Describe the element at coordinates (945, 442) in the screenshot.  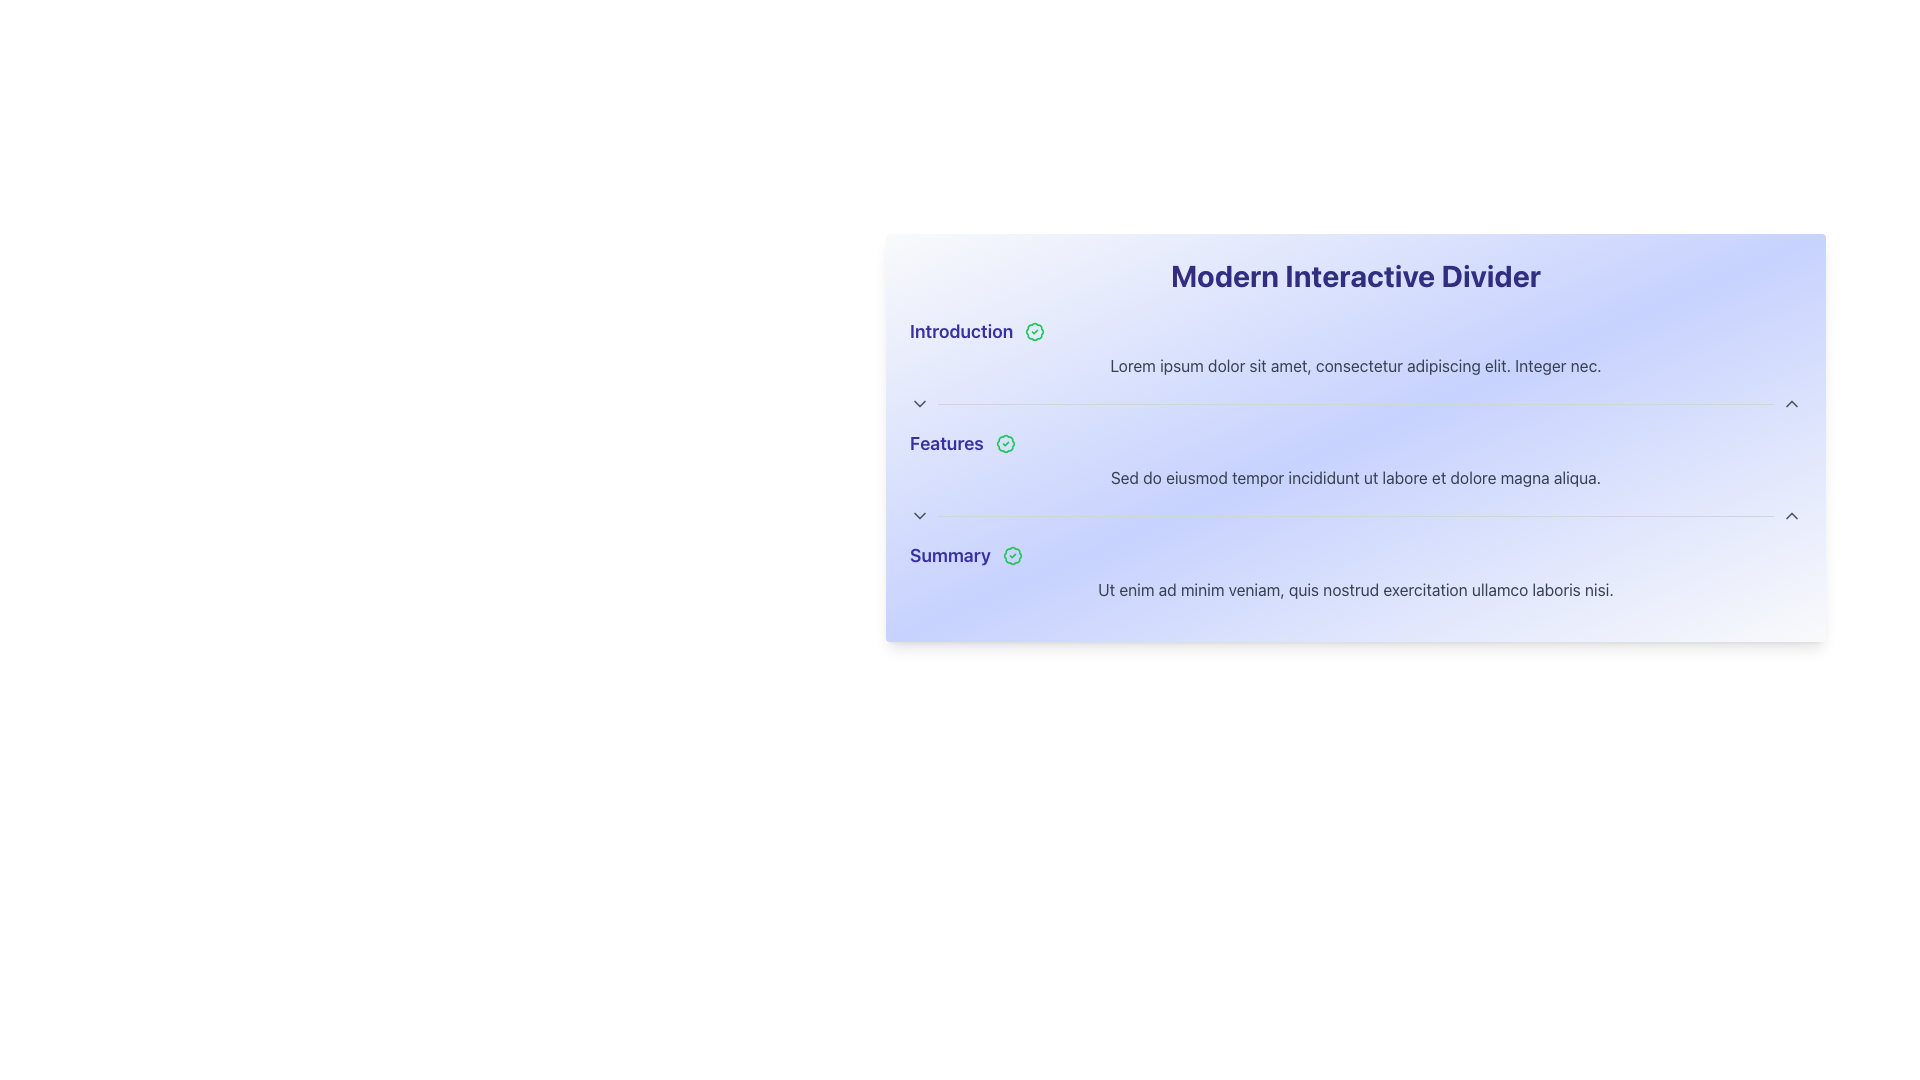
I see `the 'Features' text label that serves as a title for a section, providing orientation for related content` at that location.